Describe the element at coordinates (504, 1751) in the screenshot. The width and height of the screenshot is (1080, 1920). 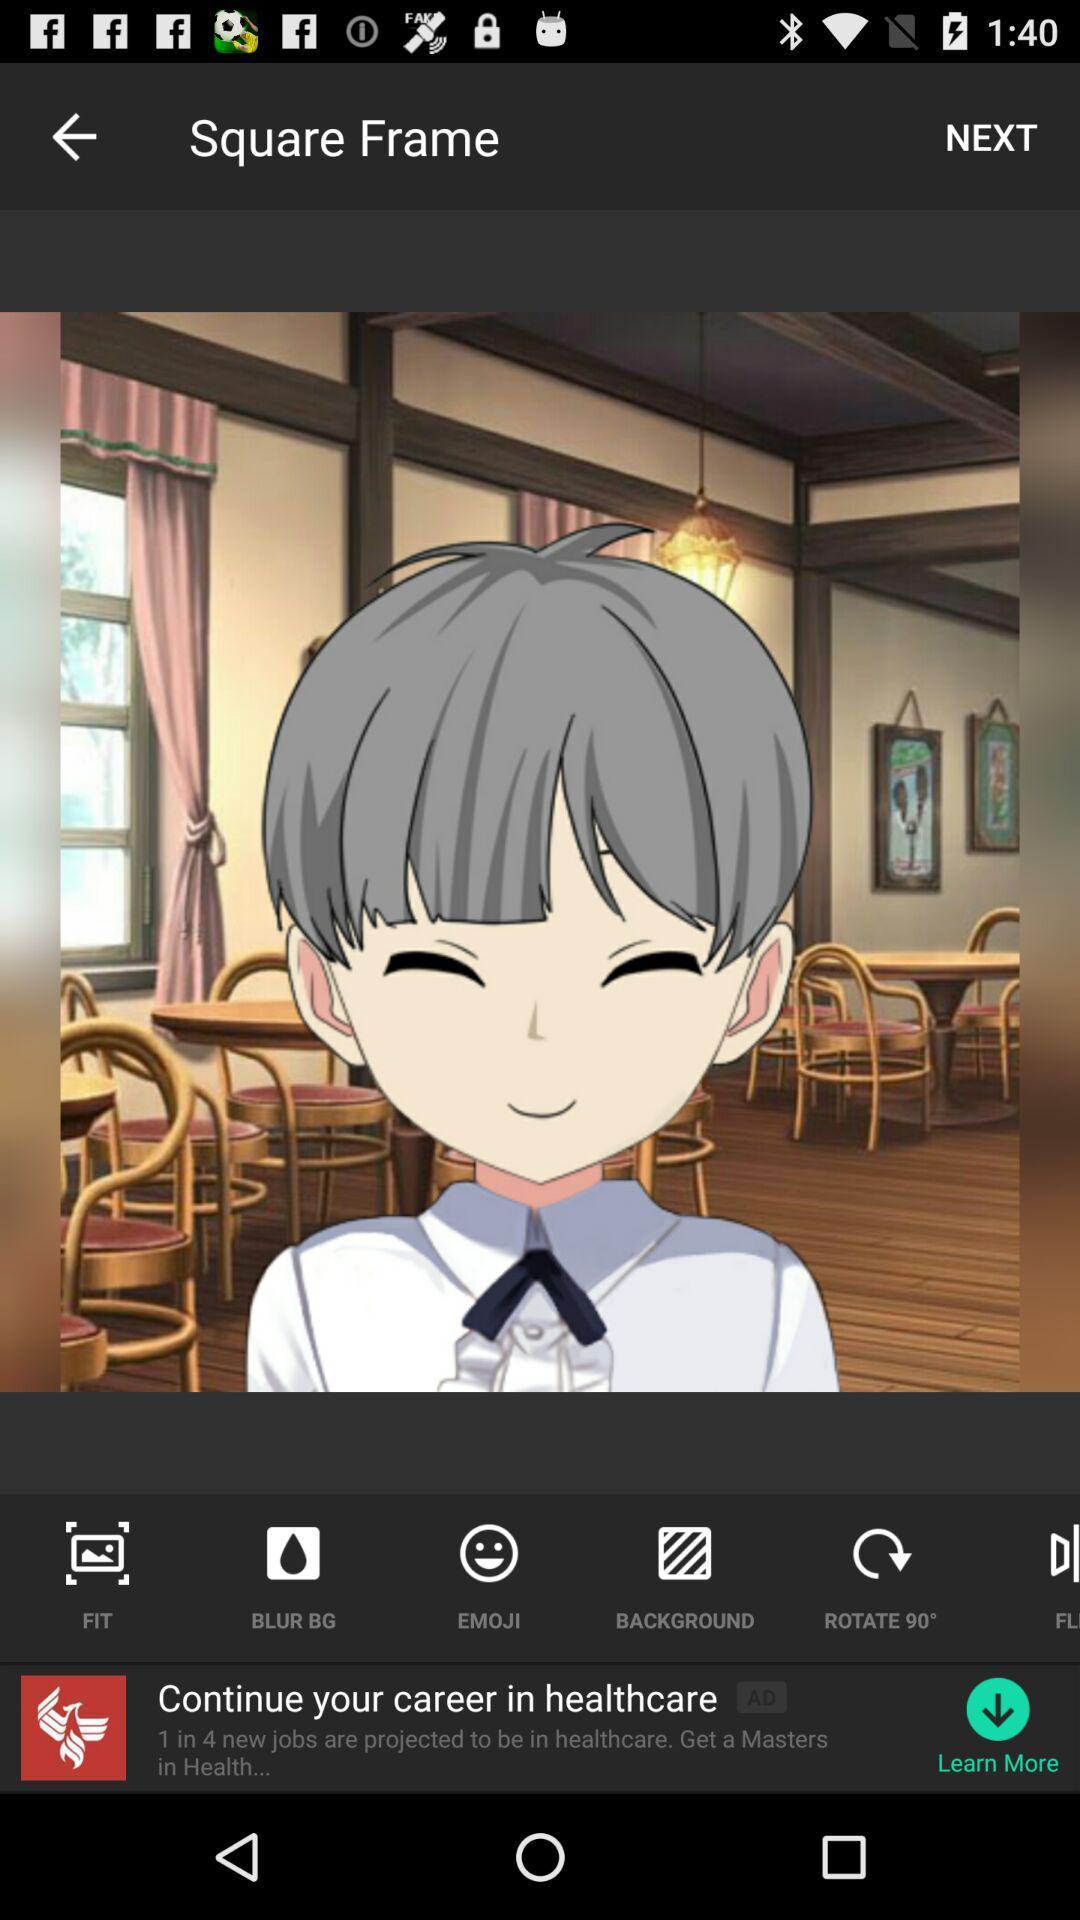
I see `the app below the continue your career` at that location.